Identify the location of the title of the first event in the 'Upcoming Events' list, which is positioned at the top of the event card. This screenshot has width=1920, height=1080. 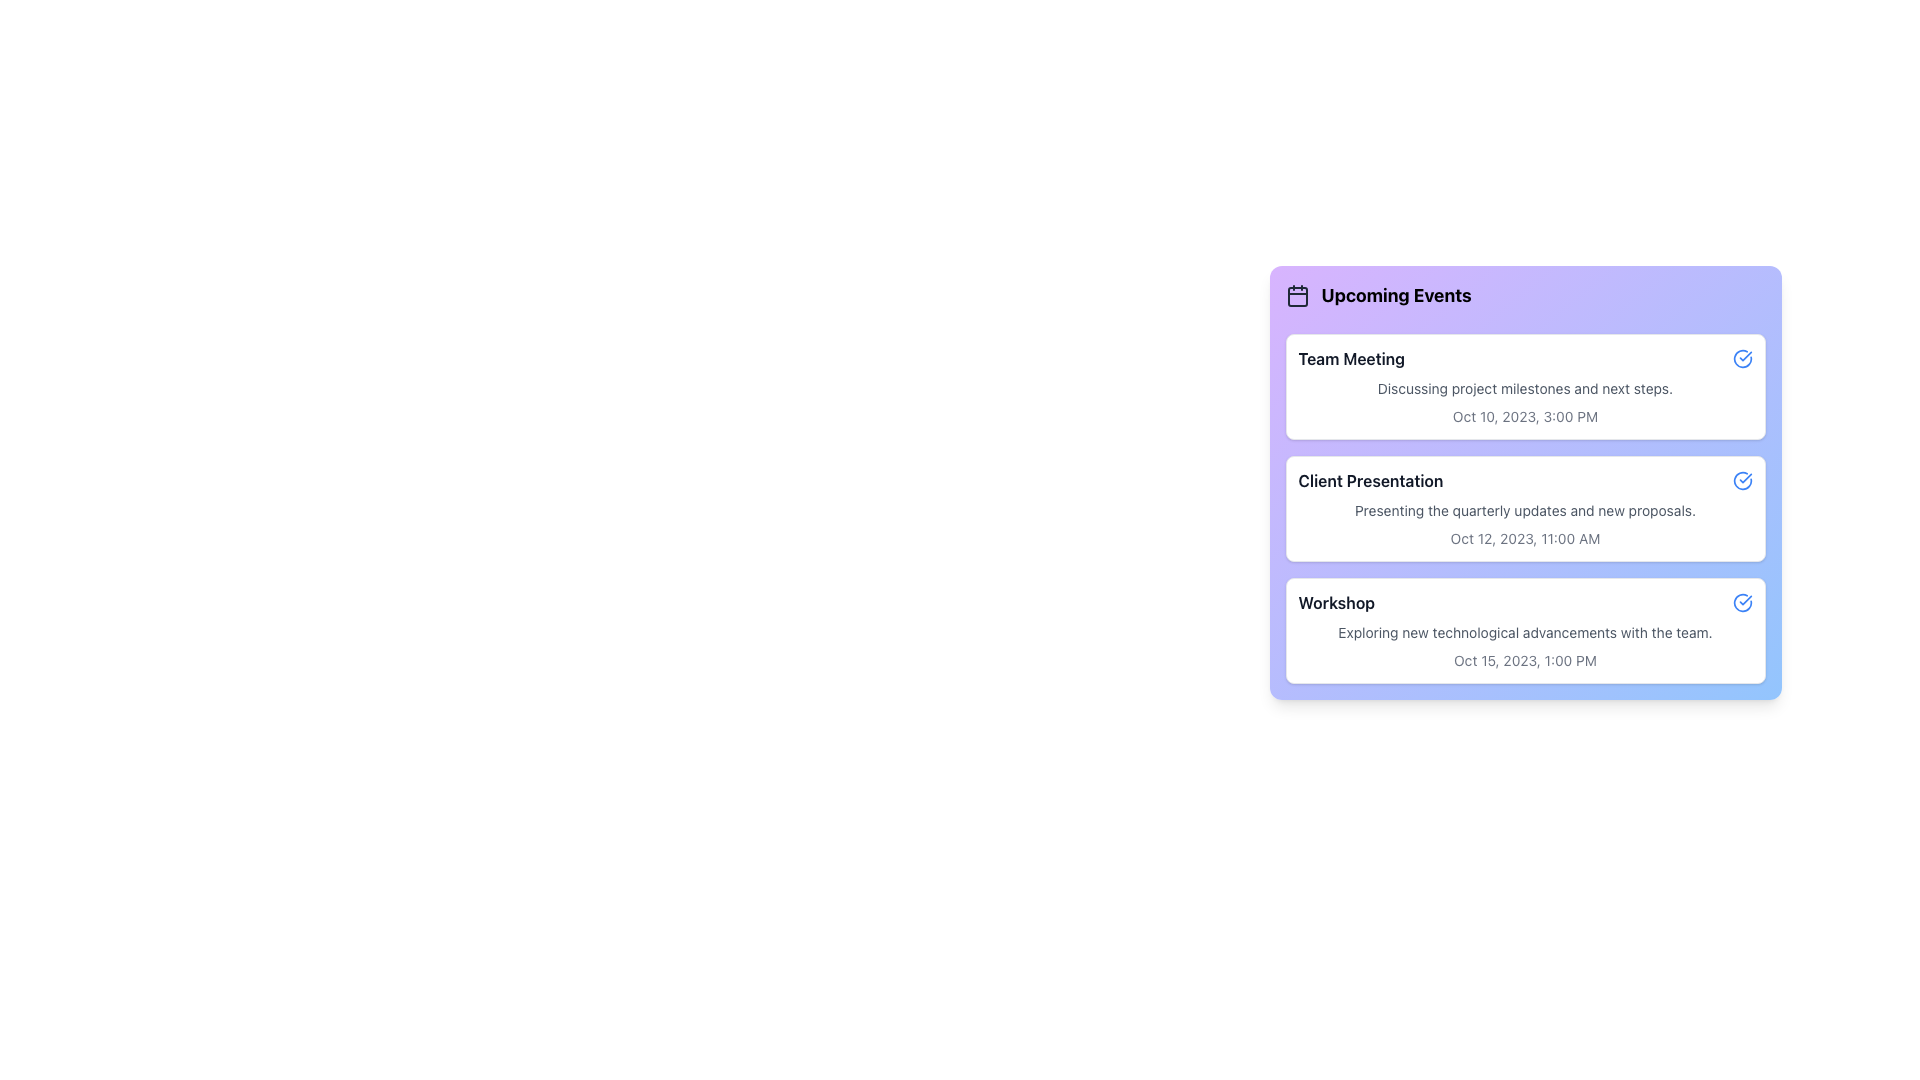
(1351, 357).